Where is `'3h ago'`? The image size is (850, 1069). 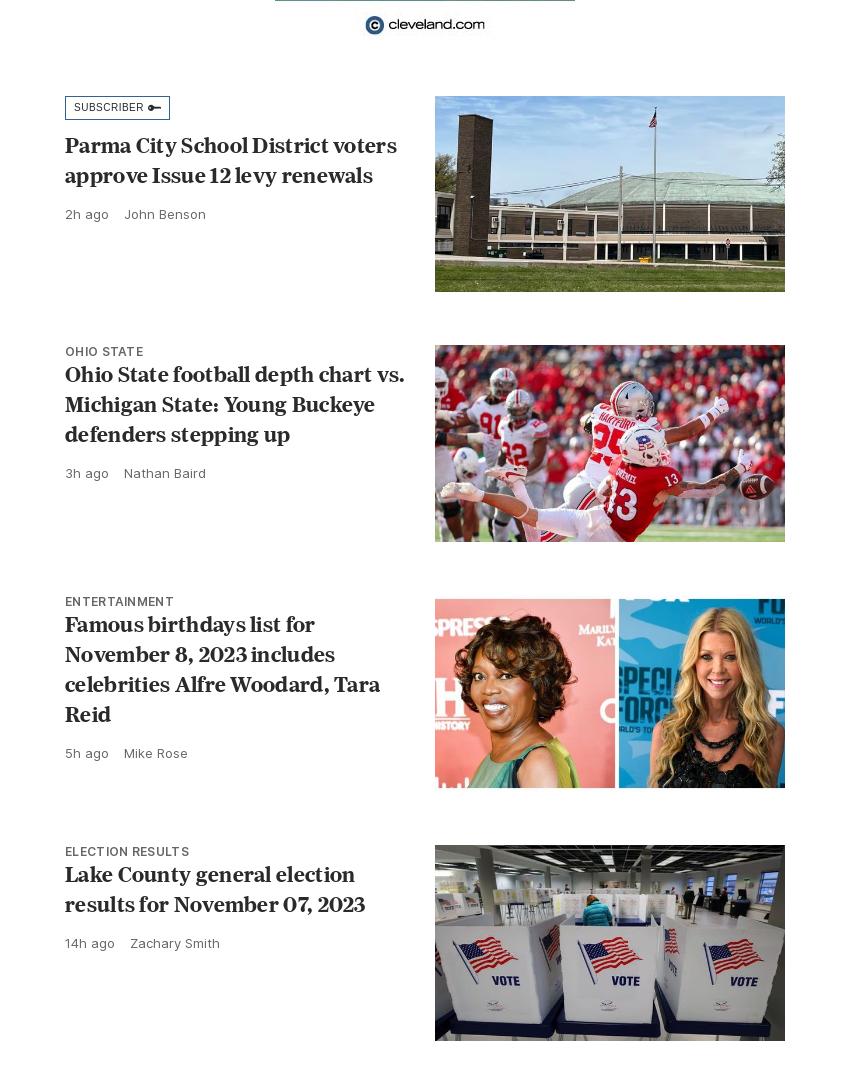 '3h ago' is located at coordinates (86, 472).